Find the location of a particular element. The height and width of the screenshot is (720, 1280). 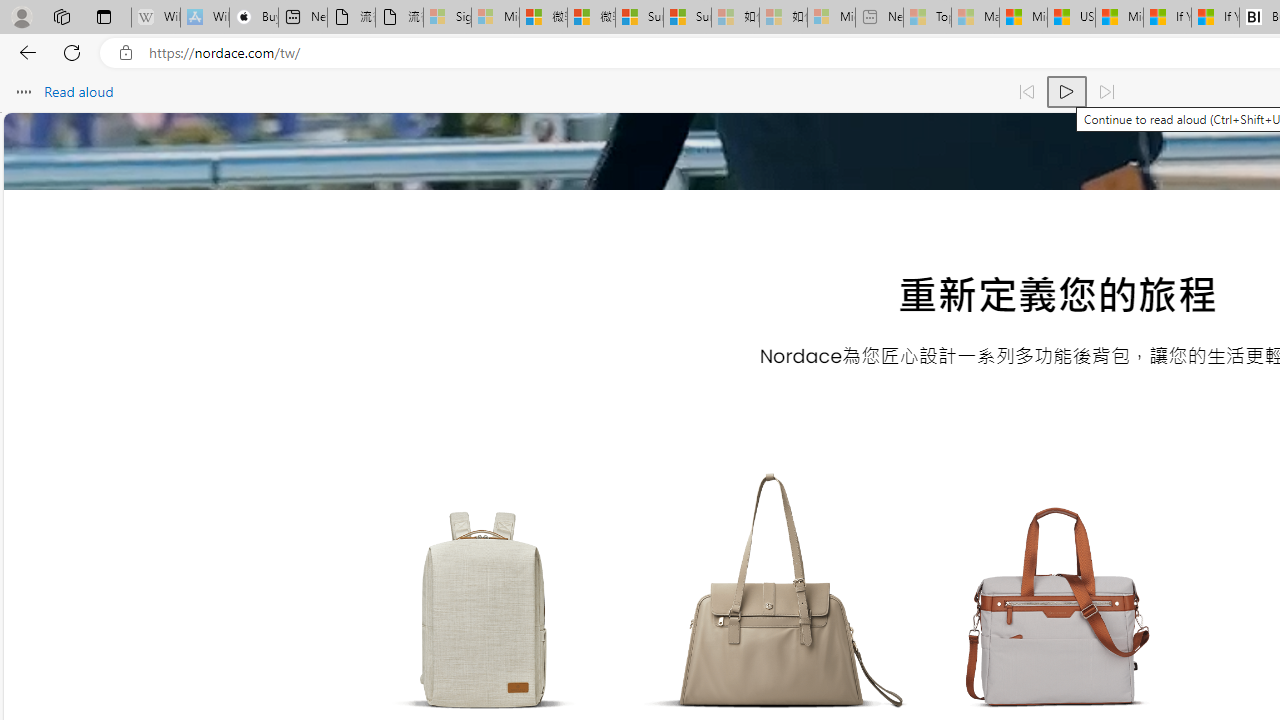

'Continue to read aloud (Ctrl+Shift+U)' is located at coordinates (1065, 92).